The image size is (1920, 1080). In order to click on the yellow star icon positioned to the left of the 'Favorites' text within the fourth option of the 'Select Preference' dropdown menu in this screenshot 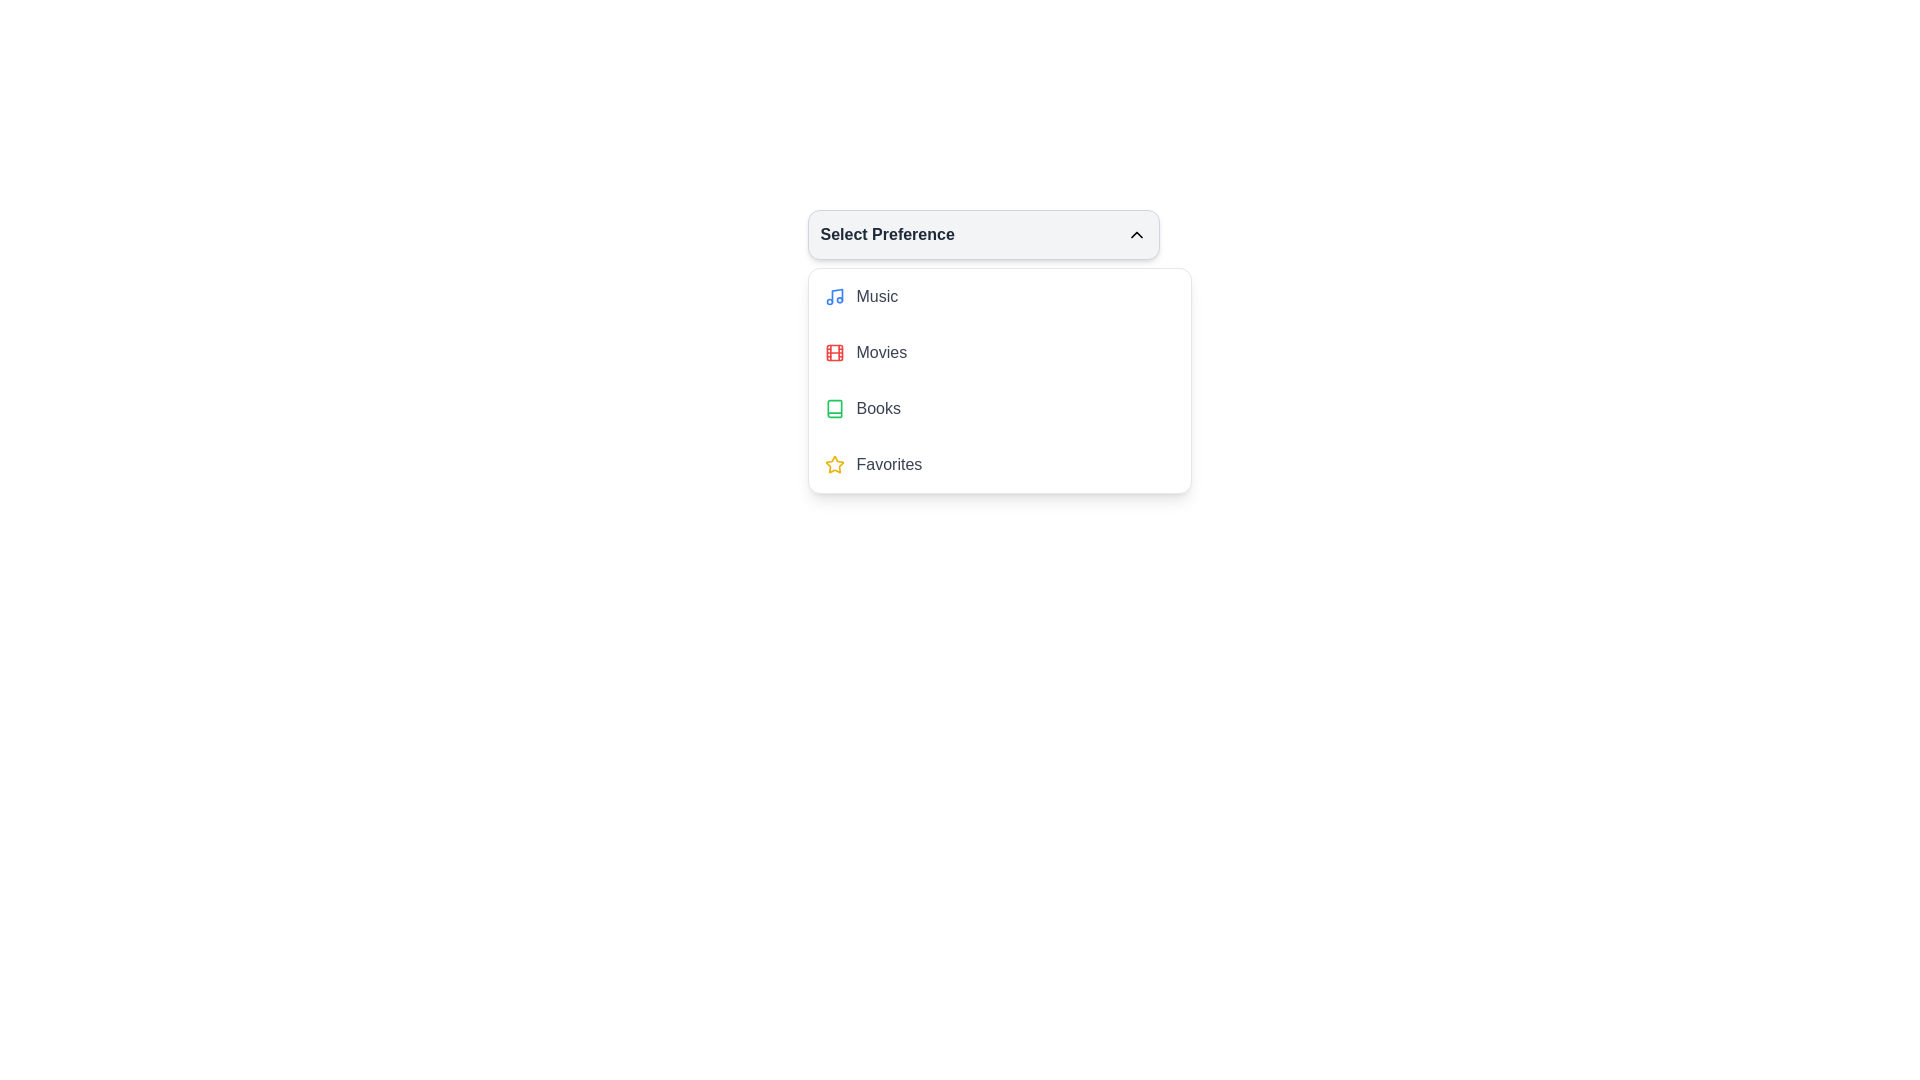, I will do `click(834, 465)`.